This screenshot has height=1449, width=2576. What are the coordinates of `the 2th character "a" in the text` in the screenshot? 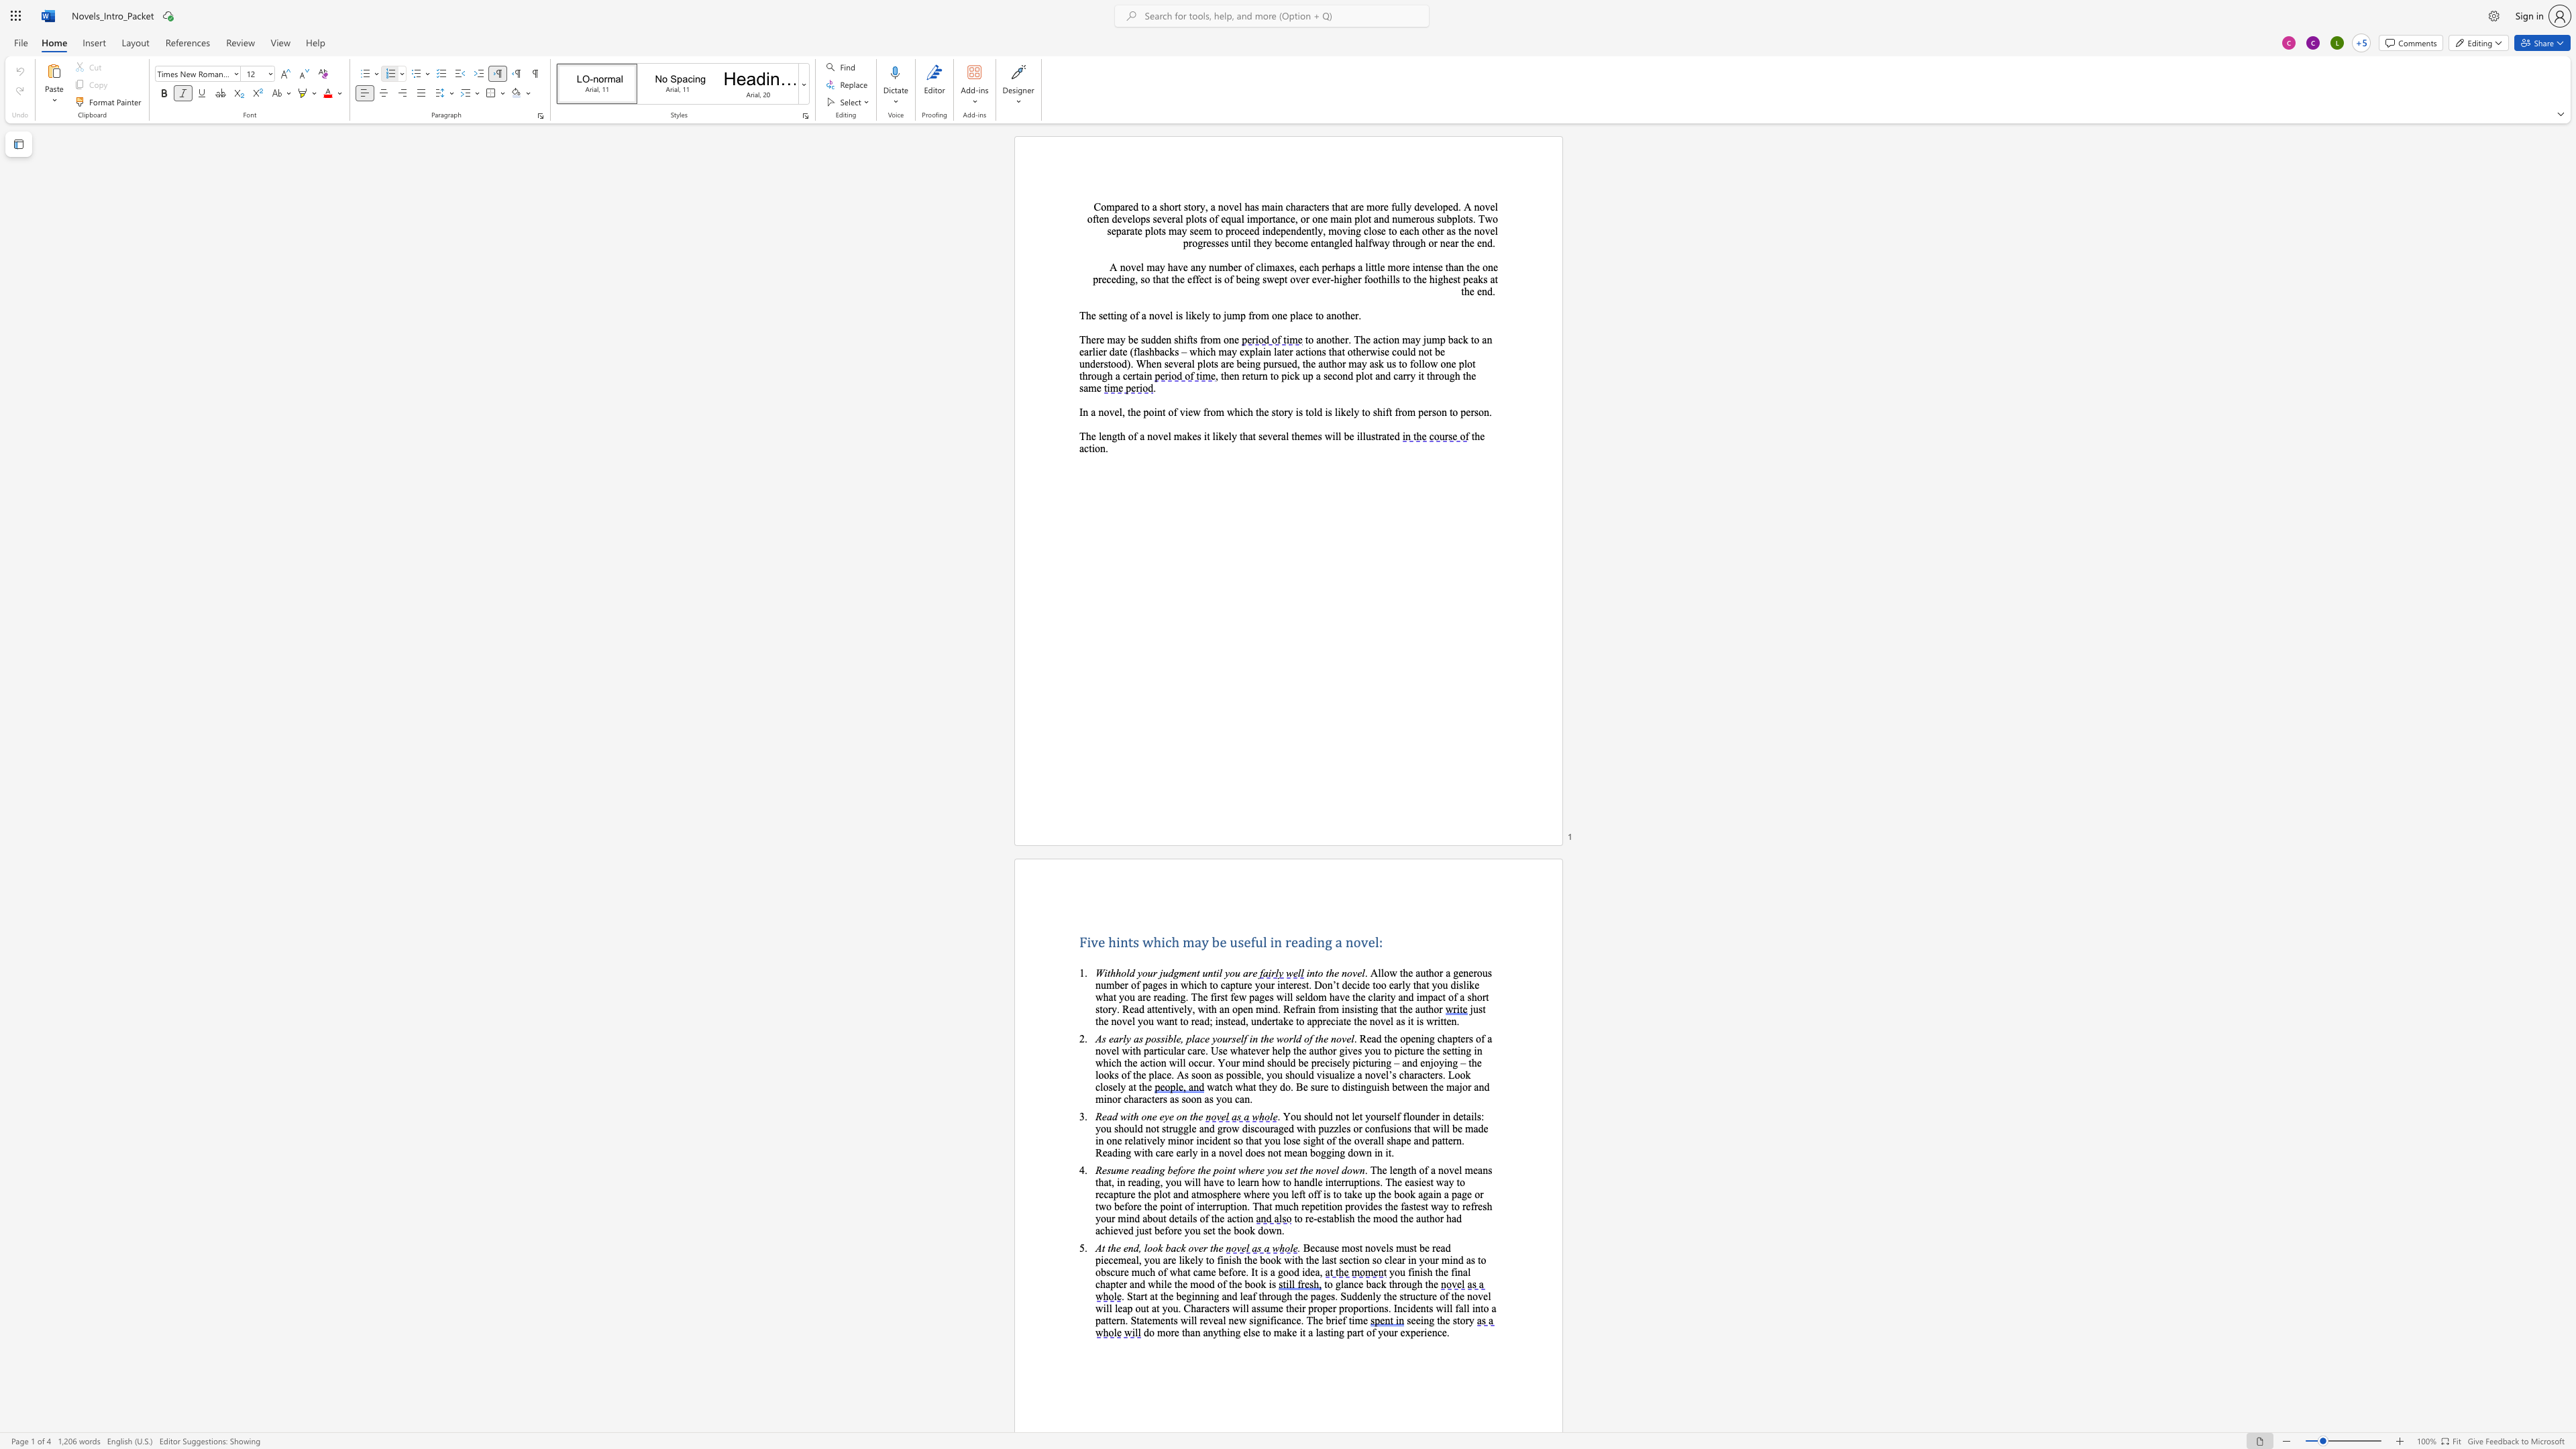 It's located at (1301, 941).